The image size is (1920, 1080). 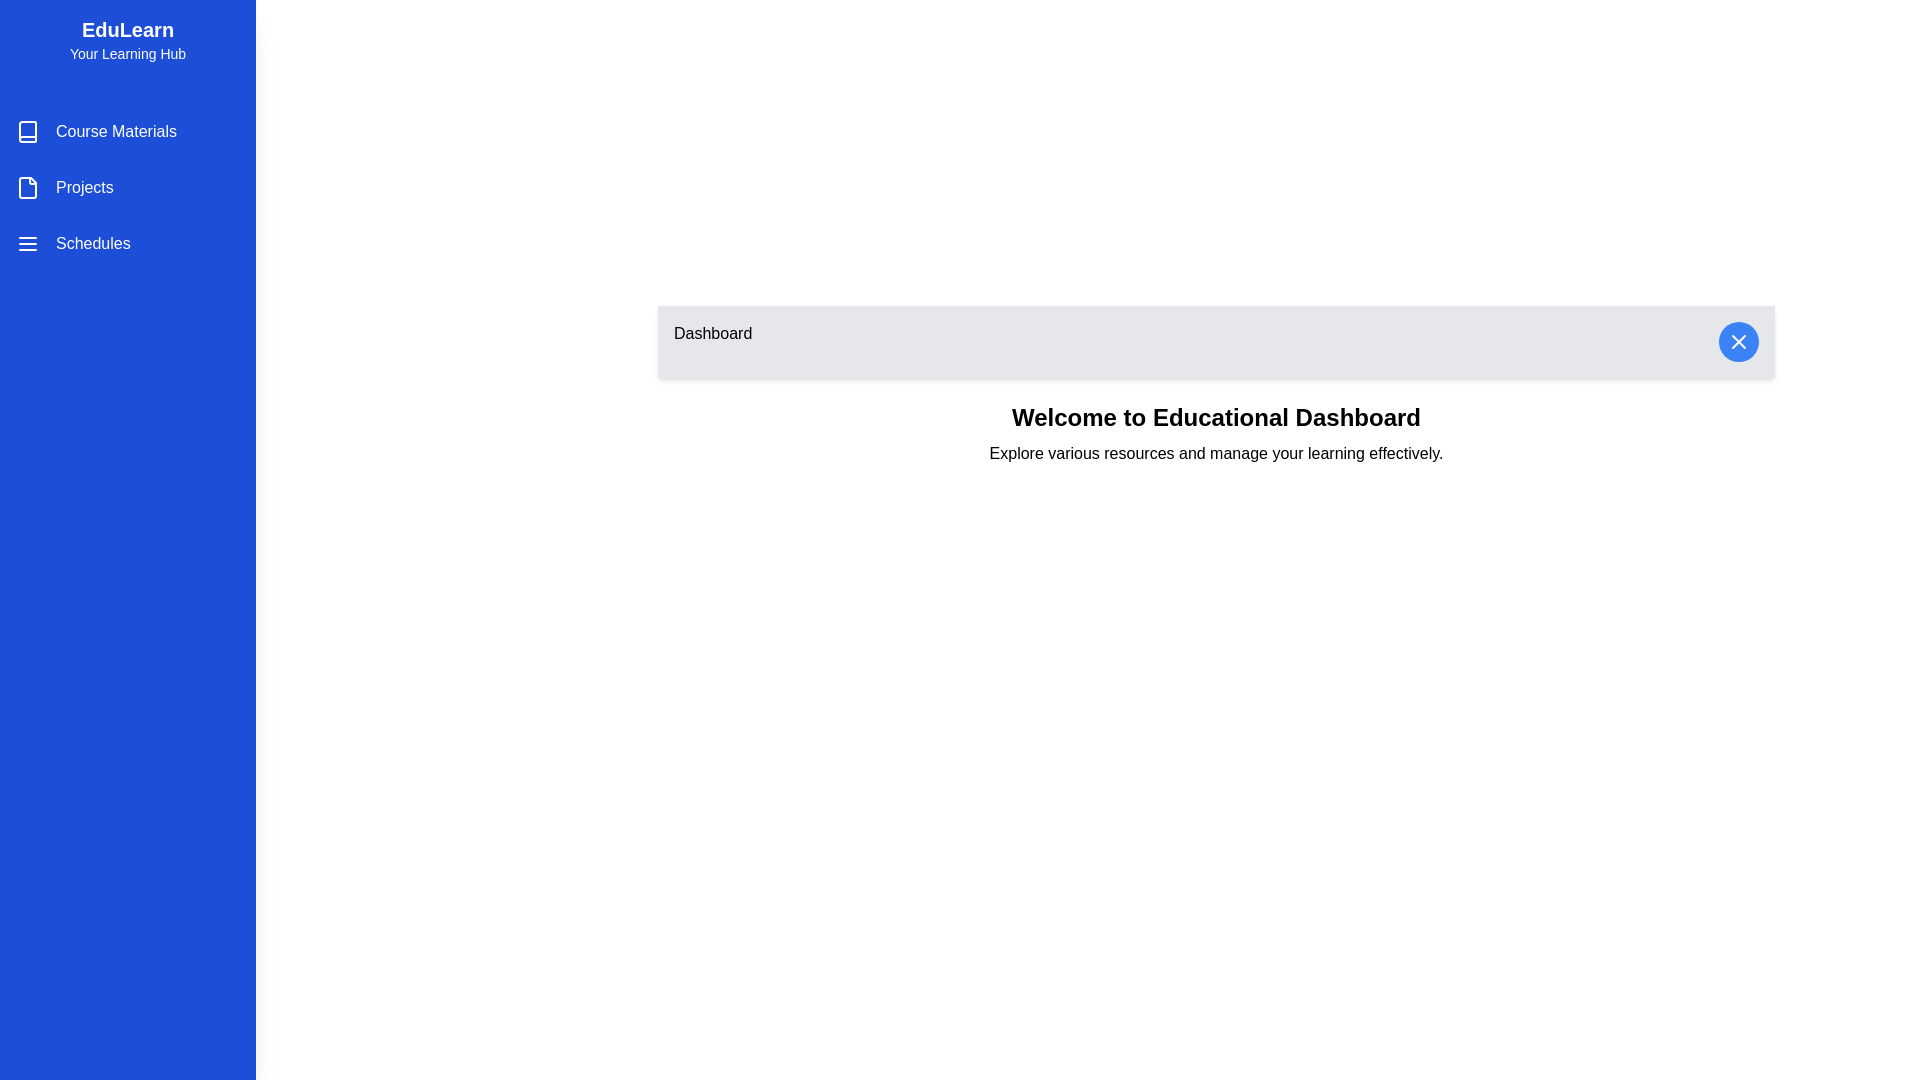 I want to click on the 'Schedules' icon located in the sidebar menu, which serves as a visual cue for navigation and is positioned to the left of the 'Schedules' label, so click(x=28, y=242).